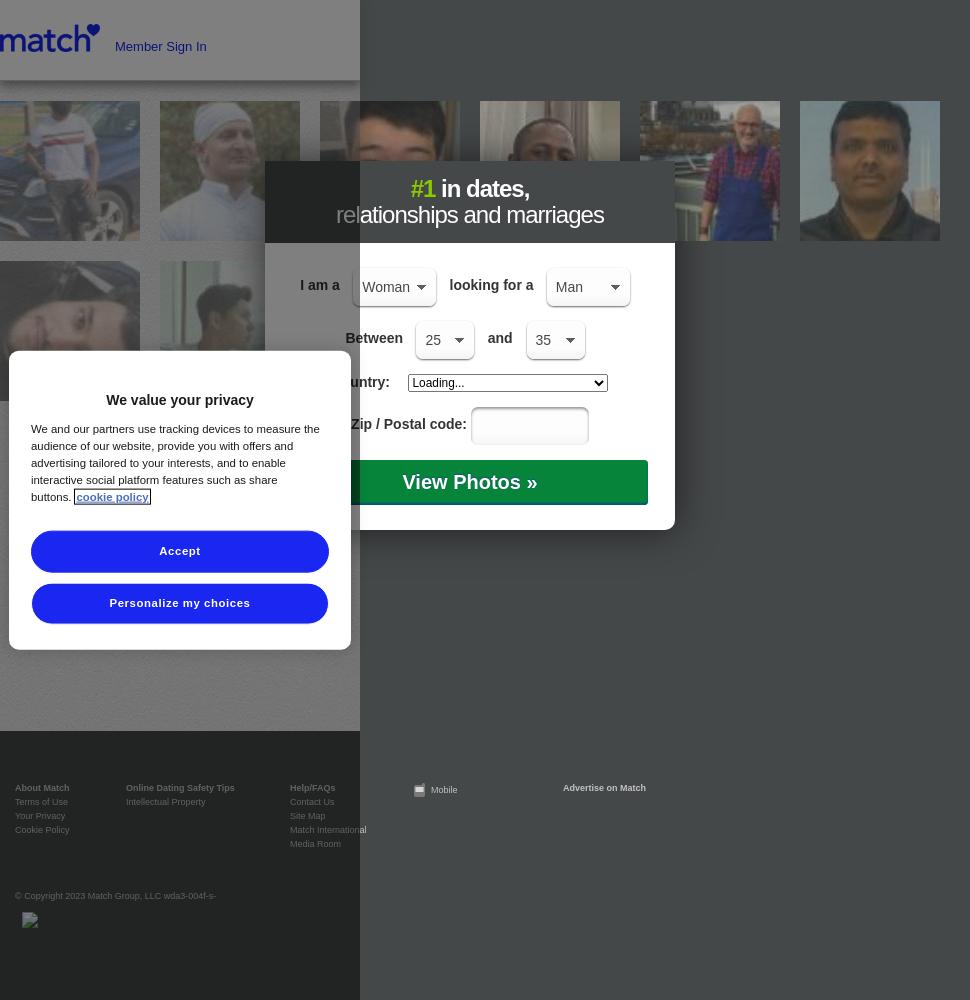 Image resolution: width=970 pixels, height=1000 pixels. What do you see at coordinates (312, 788) in the screenshot?
I see `'Help/FAQs'` at bounding box center [312, 788].